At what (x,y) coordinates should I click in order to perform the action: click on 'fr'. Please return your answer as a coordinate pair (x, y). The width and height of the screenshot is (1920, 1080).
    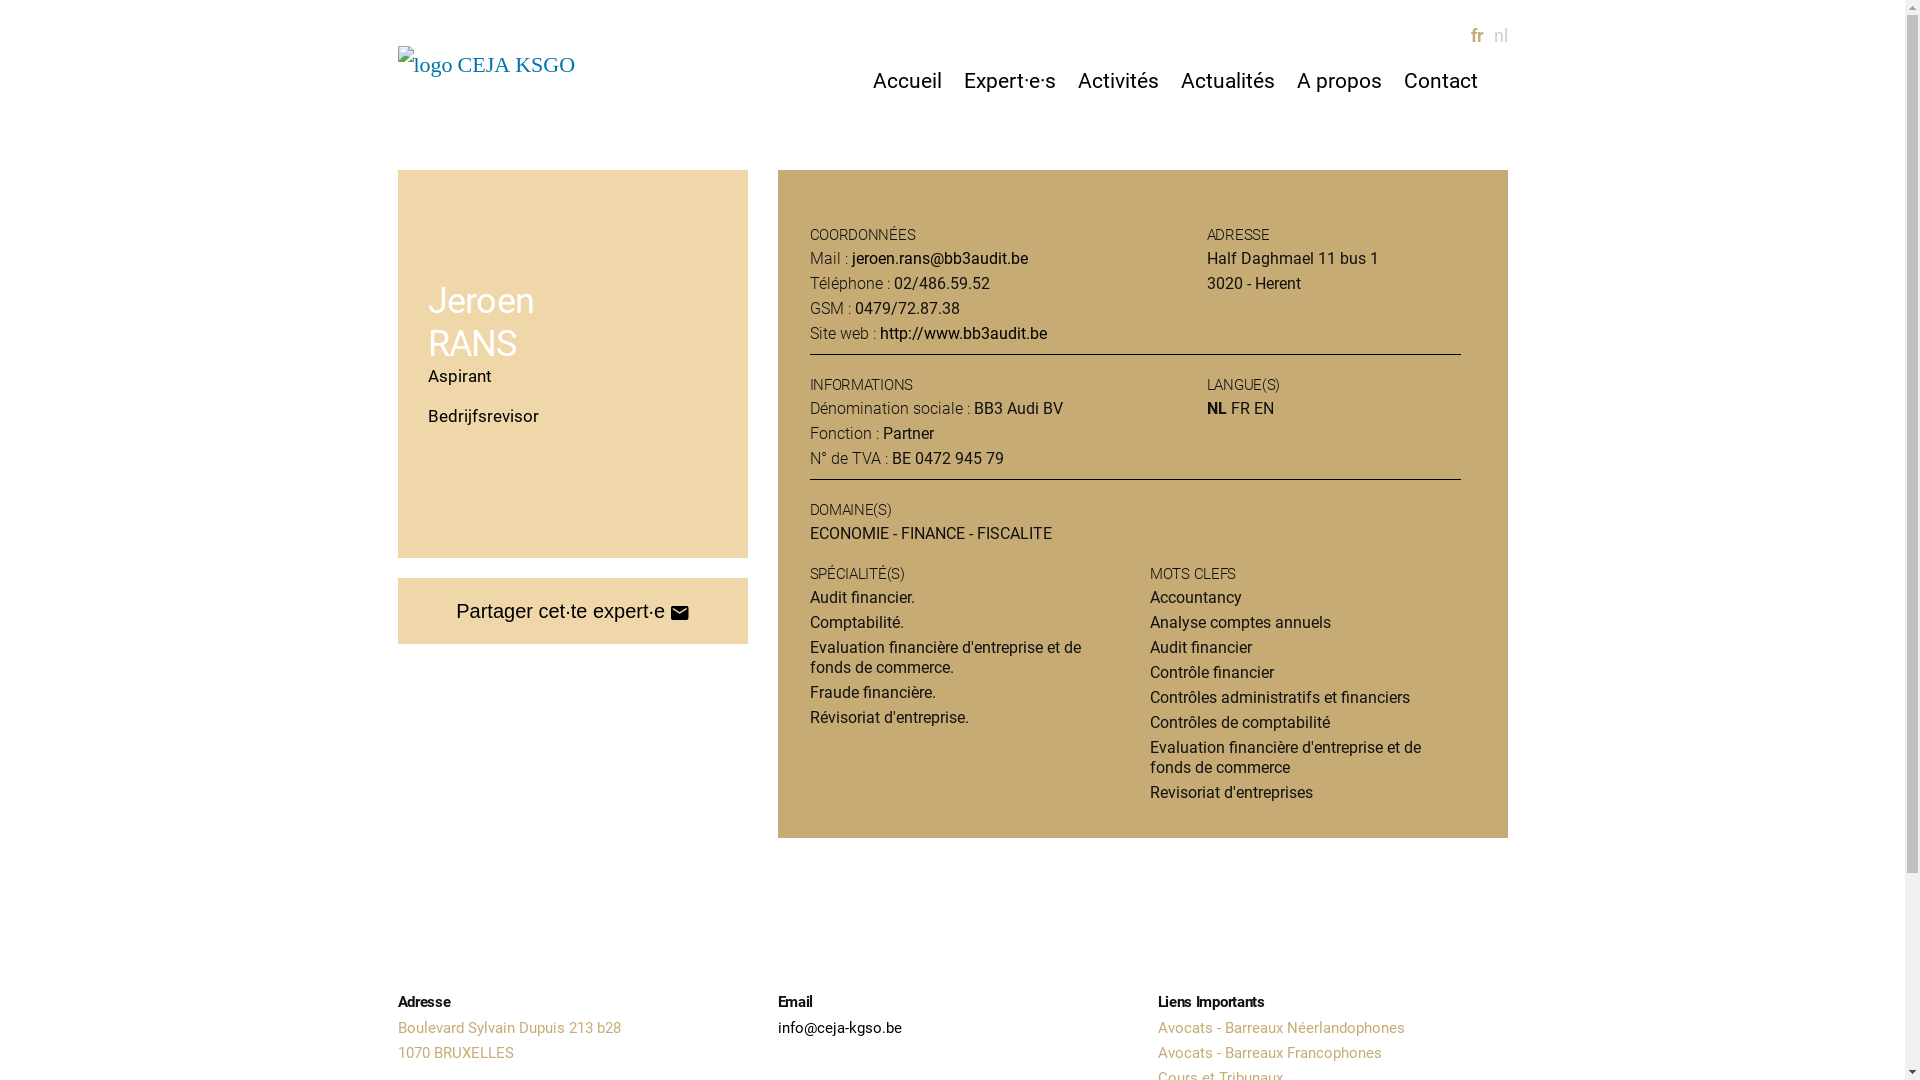
    Looking at the image, I should click on (1469, 35).